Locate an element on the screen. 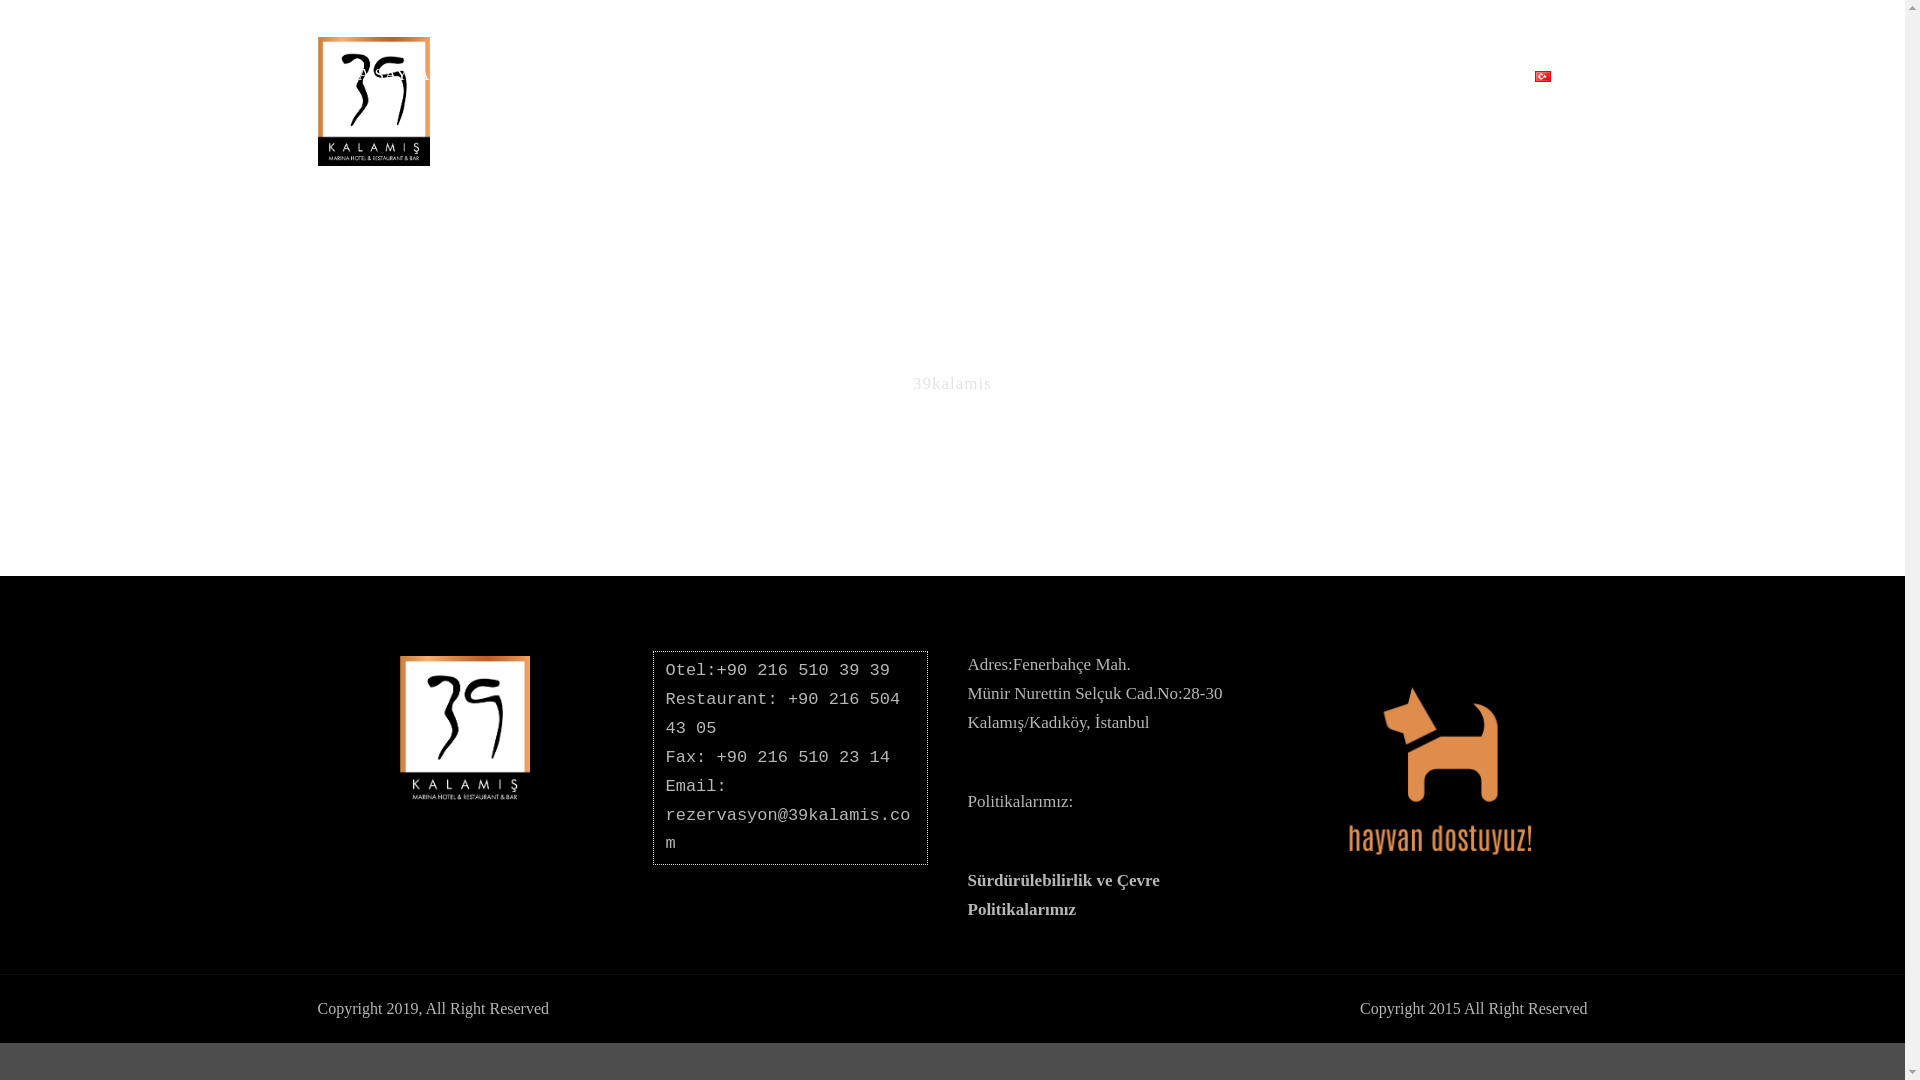 The image size is (1920, 1080). 'TOPLANTI ODALARI' is located at coordinates (777, 86).